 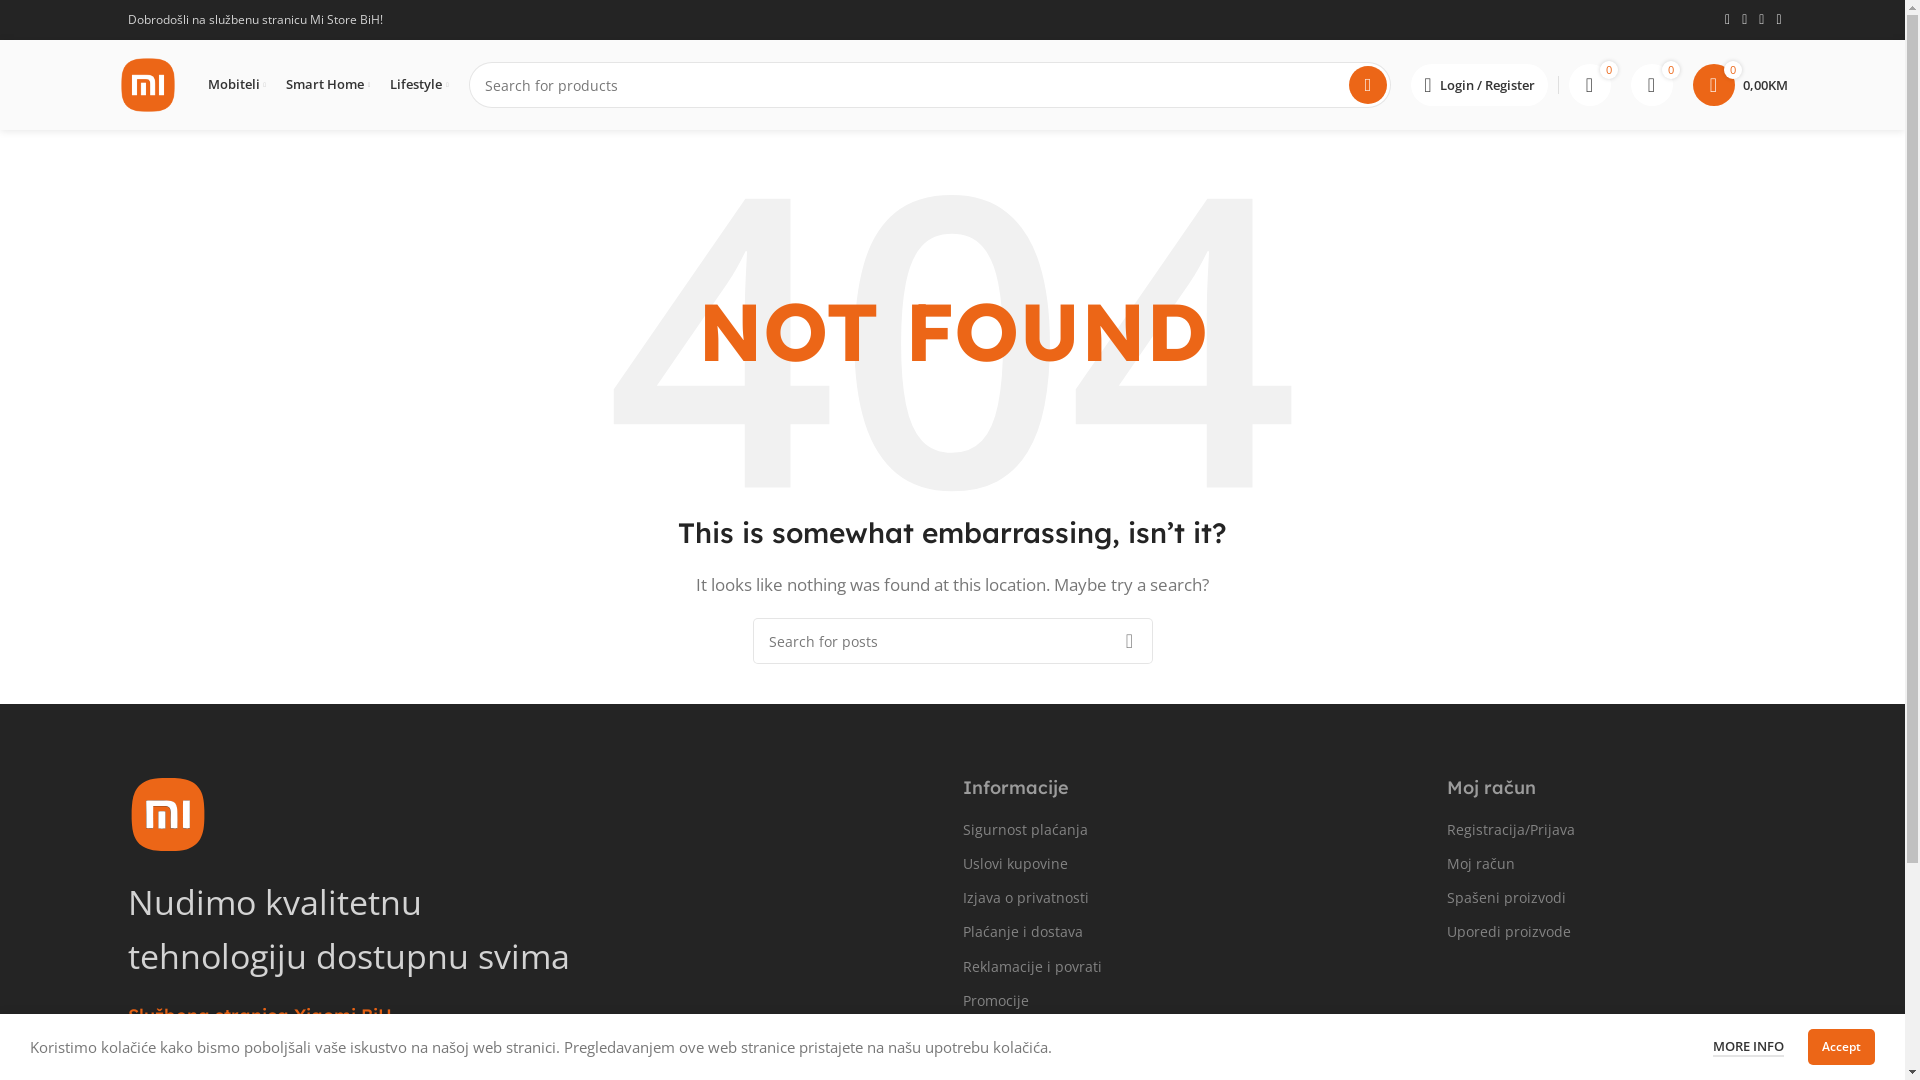 What do you see at coordinates (1747, 1045) in the screenshot?
I see `'MORE INFO'` at bounding box center [1747, 1045].